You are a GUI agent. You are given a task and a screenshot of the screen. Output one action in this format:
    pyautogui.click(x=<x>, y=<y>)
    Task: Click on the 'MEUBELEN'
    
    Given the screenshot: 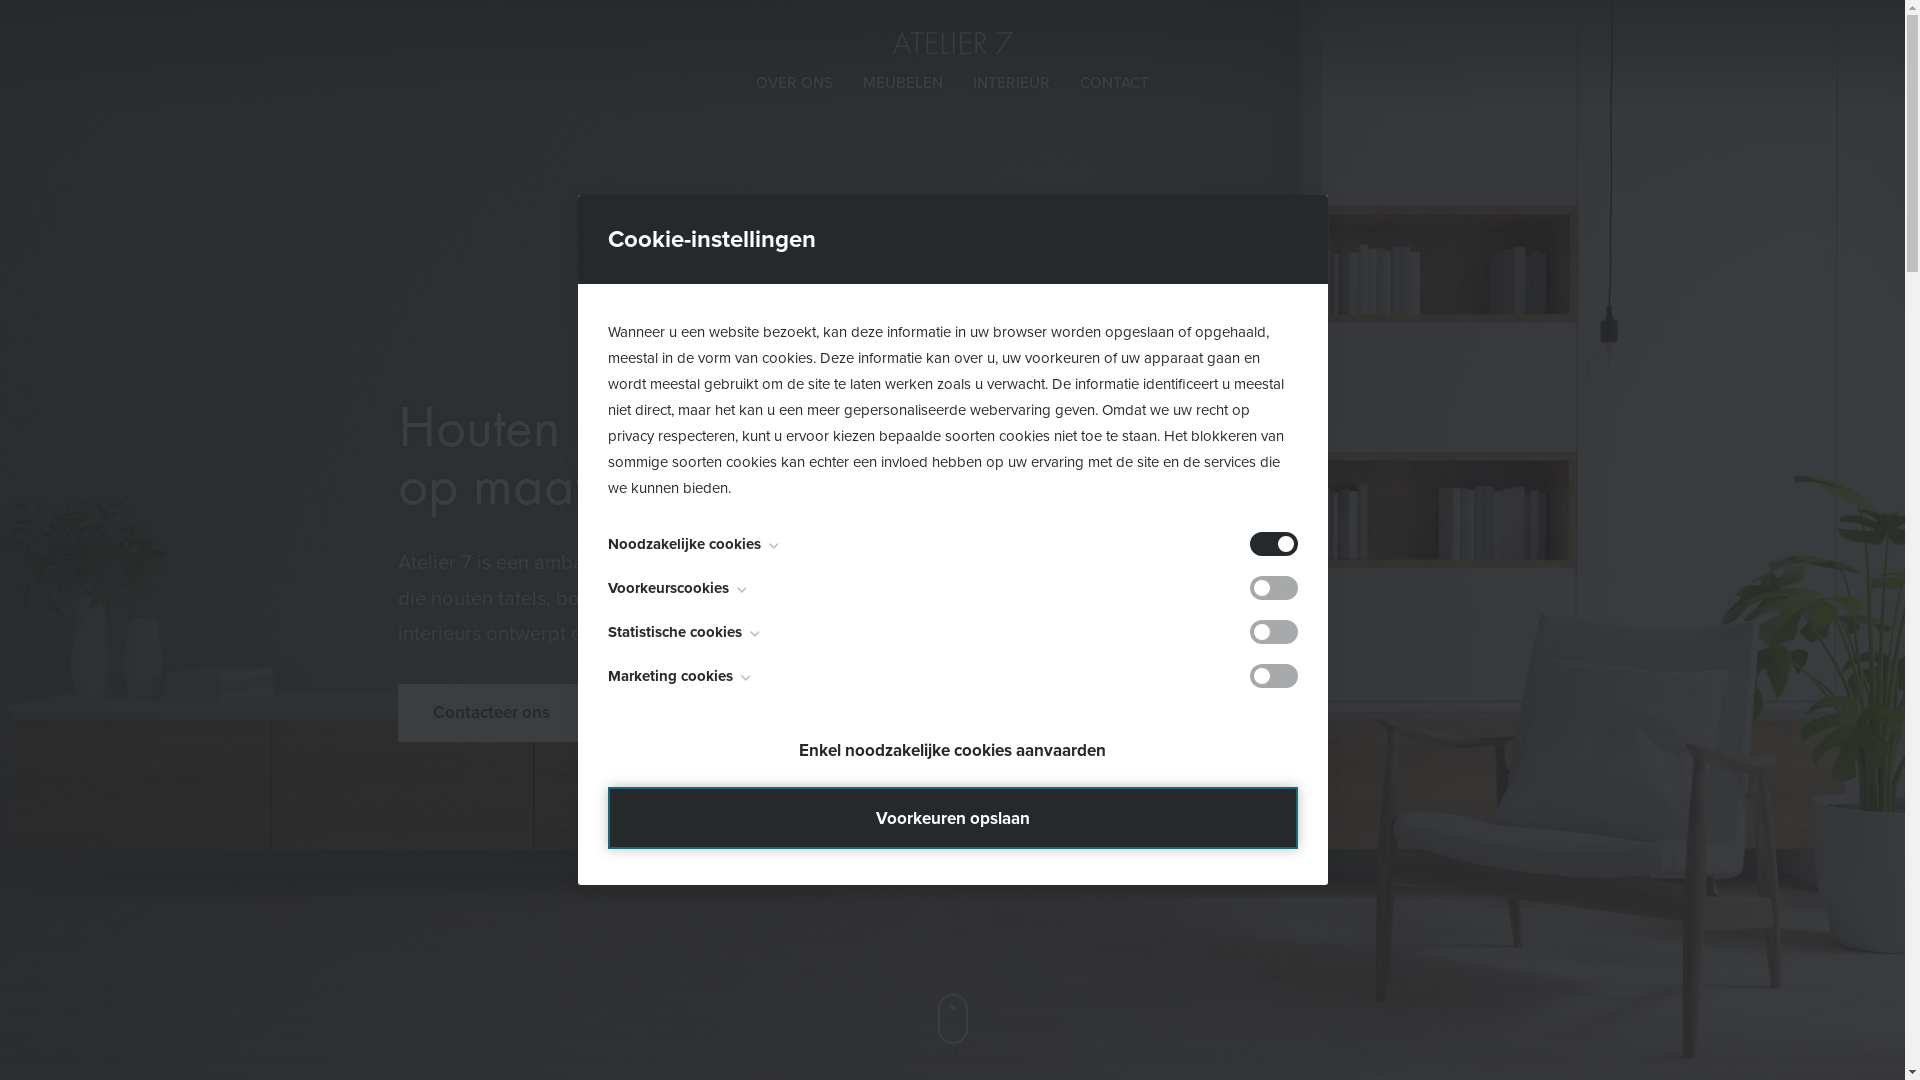 What is the action you would take?
    pyautogui.click(x=863, y=82)
    